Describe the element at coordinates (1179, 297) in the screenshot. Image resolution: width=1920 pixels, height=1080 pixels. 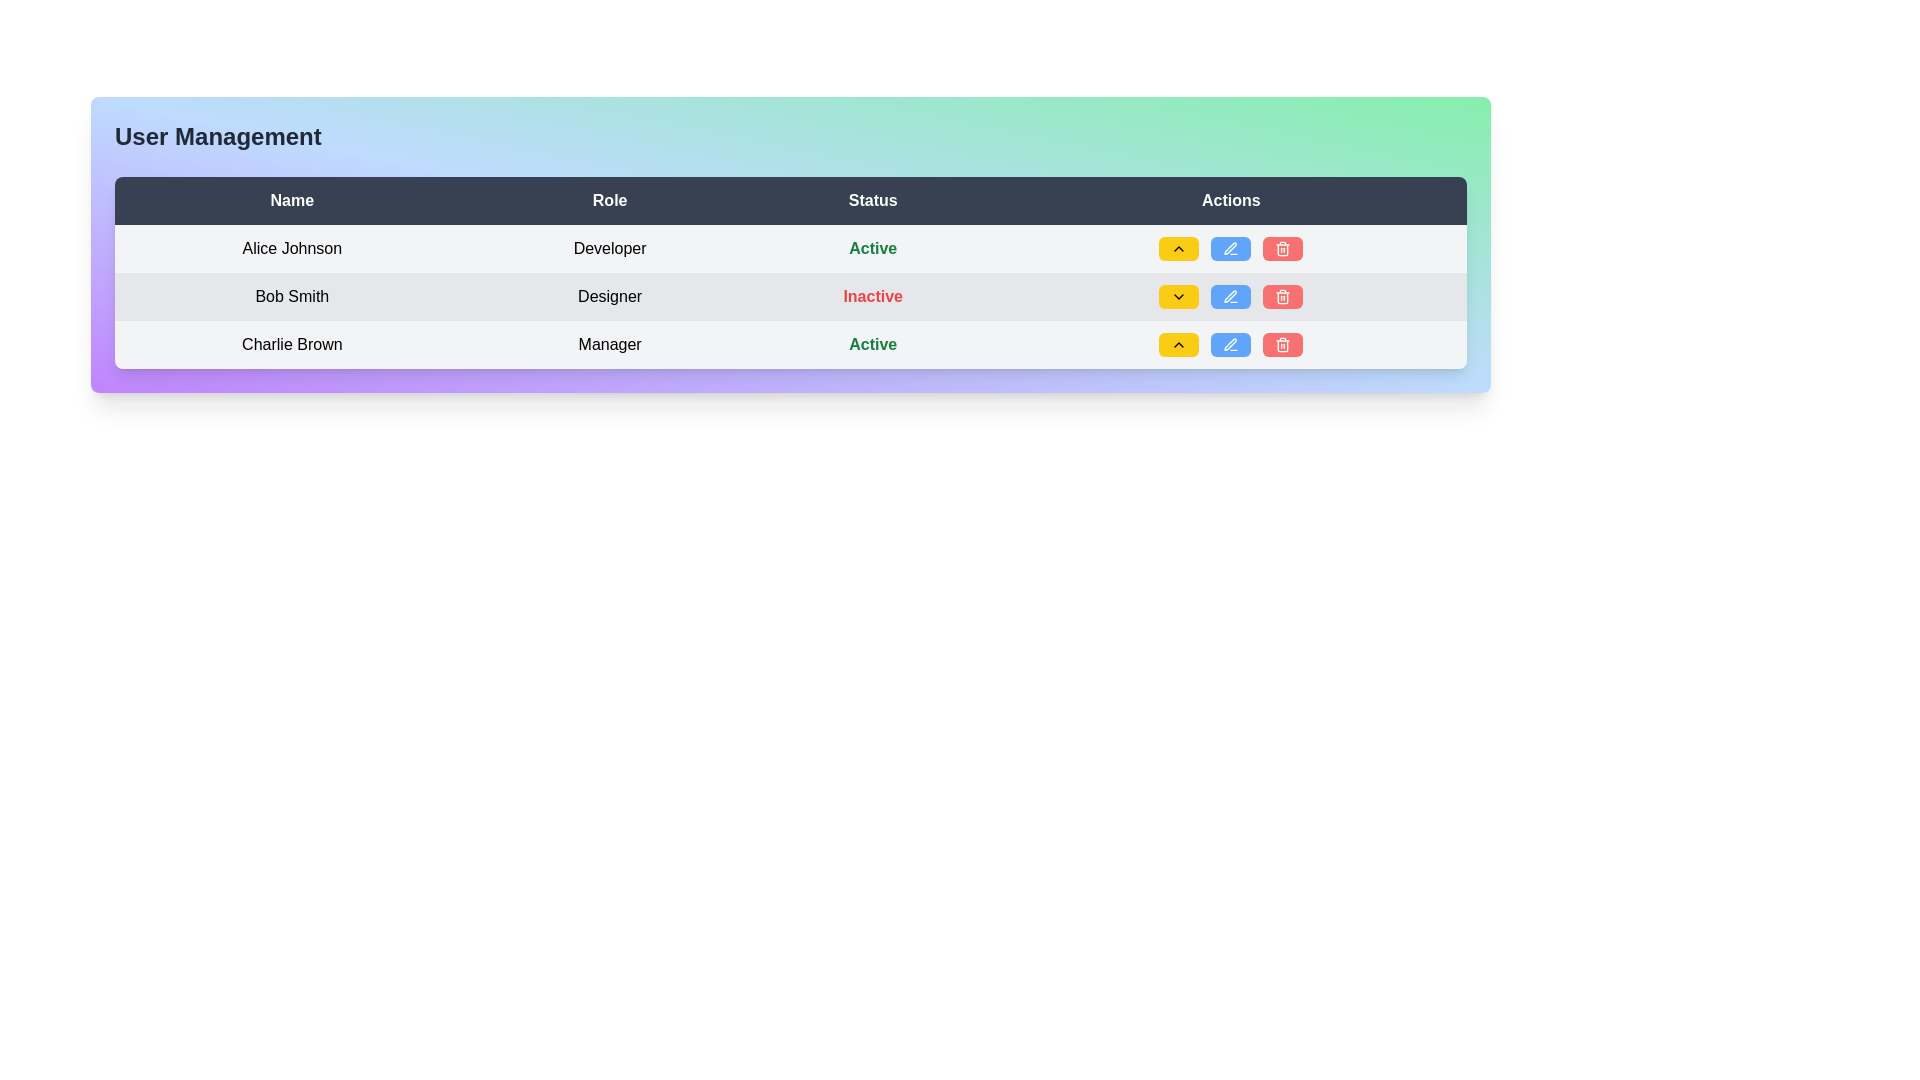
I see `the small downward-pointing chevron icon, which is styled with a black stroke and located in the second row of the 'Actions' column in a yellow button` at that location.